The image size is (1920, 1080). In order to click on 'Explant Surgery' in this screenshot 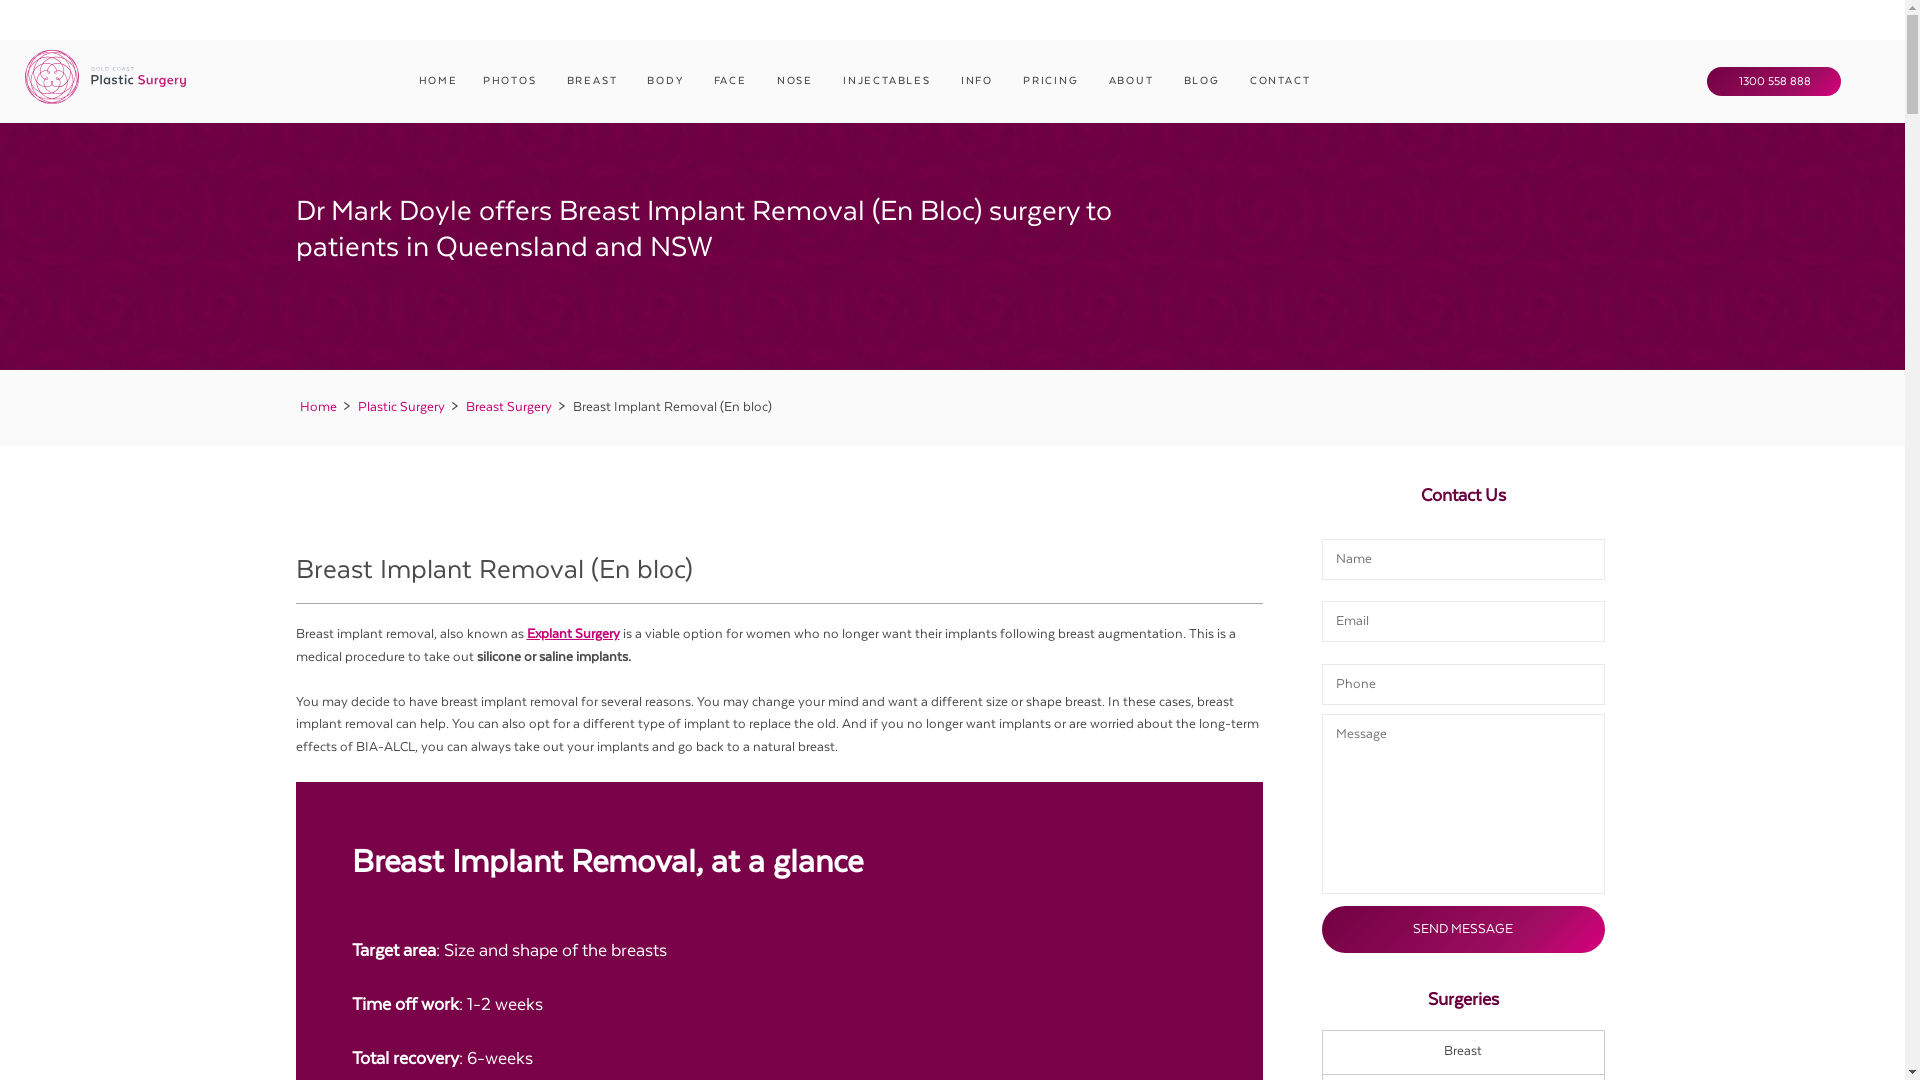, I will do `click(571, 634)`.